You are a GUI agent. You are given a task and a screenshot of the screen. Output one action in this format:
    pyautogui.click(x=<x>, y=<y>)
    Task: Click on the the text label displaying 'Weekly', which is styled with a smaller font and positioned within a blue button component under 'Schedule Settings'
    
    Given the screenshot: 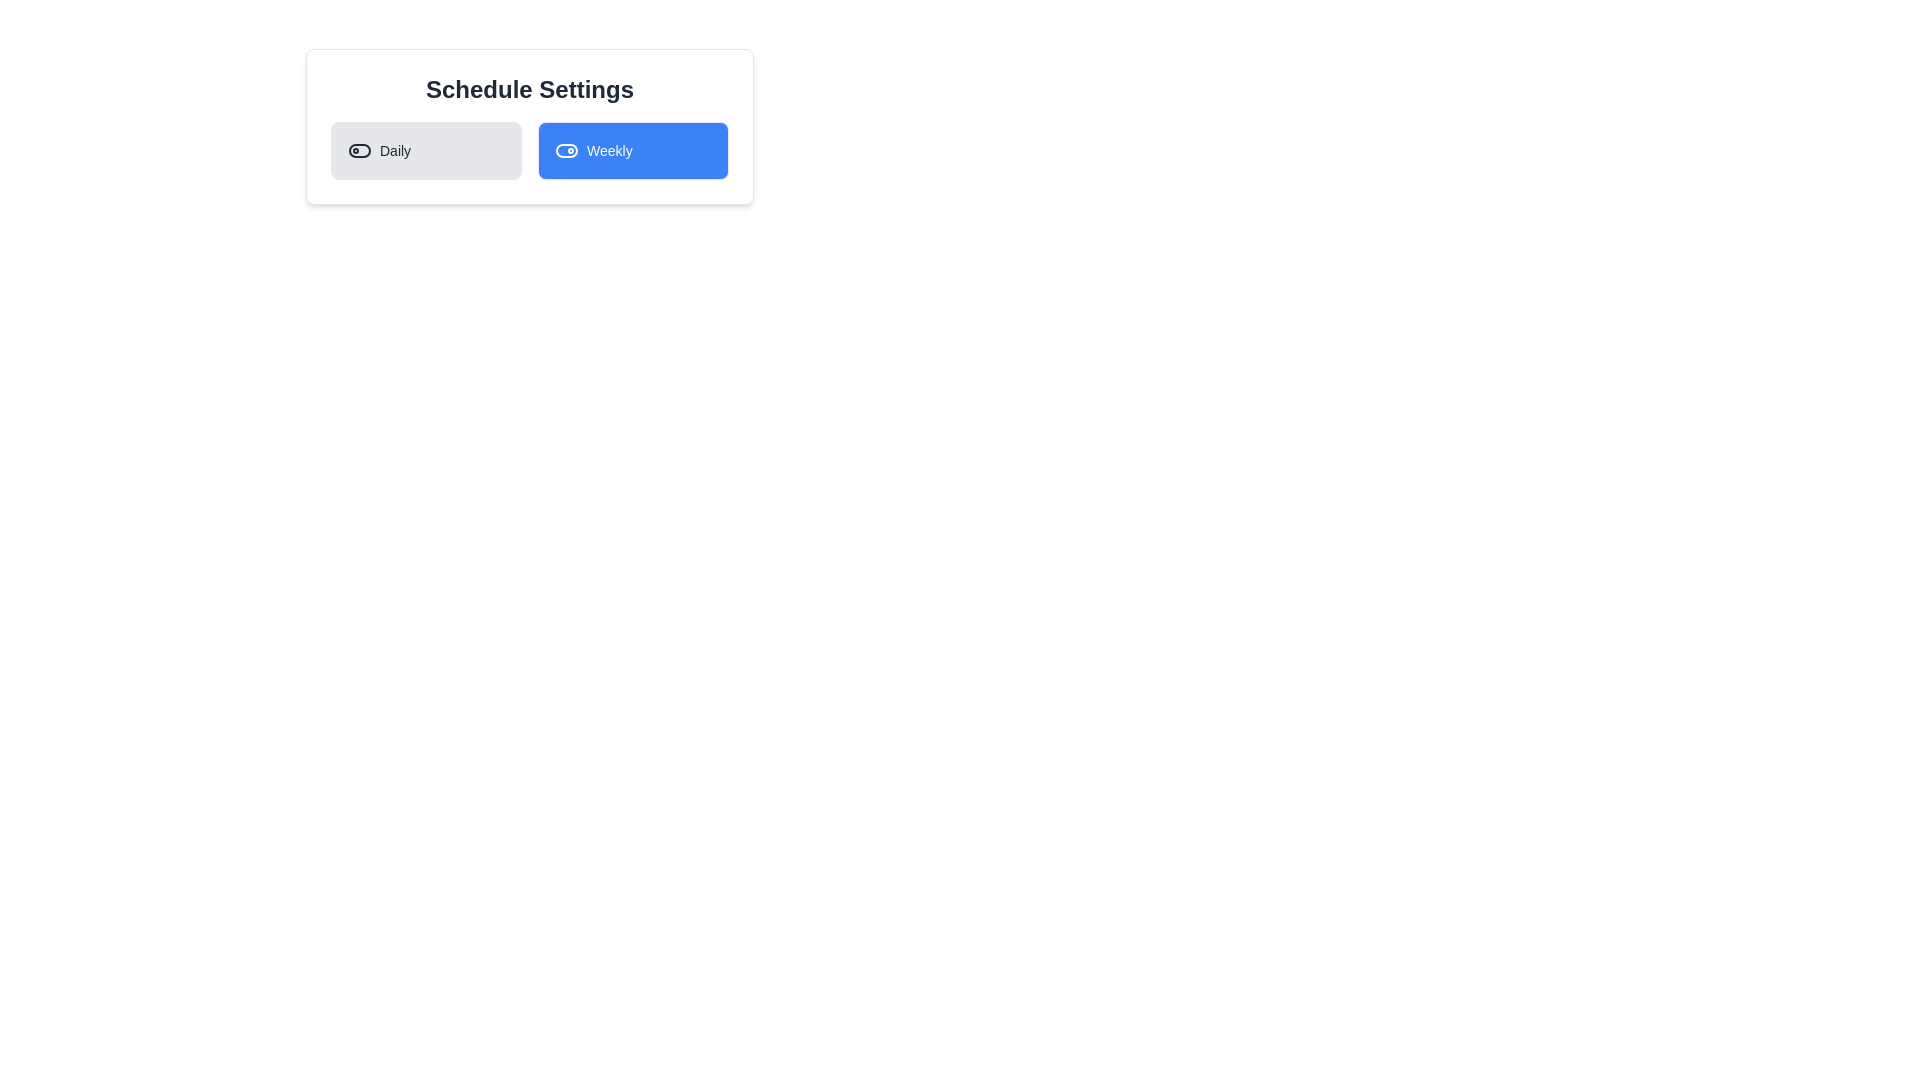 What is the action you would take?
    pyautogui.click(x=608, y=149)
    